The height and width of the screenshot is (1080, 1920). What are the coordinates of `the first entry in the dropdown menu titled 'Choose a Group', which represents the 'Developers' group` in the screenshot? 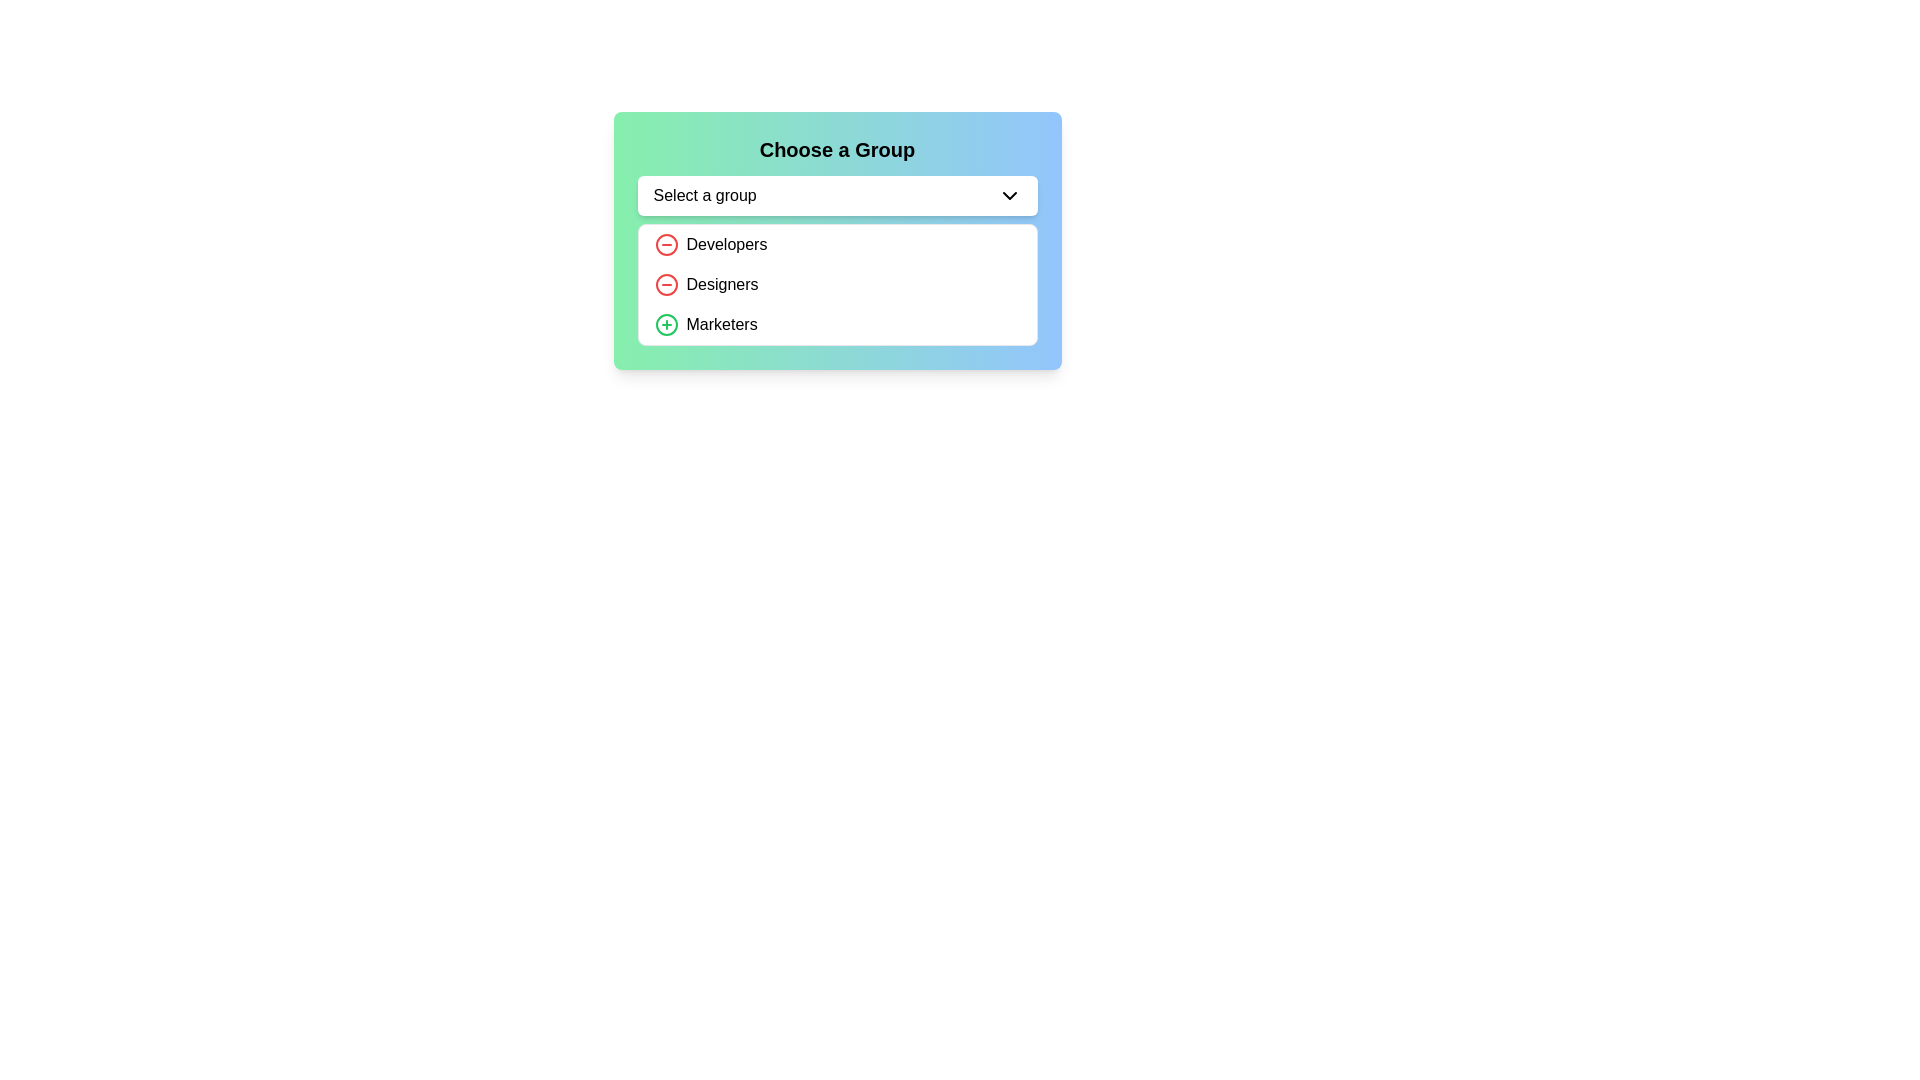 It's located at (710, 244).